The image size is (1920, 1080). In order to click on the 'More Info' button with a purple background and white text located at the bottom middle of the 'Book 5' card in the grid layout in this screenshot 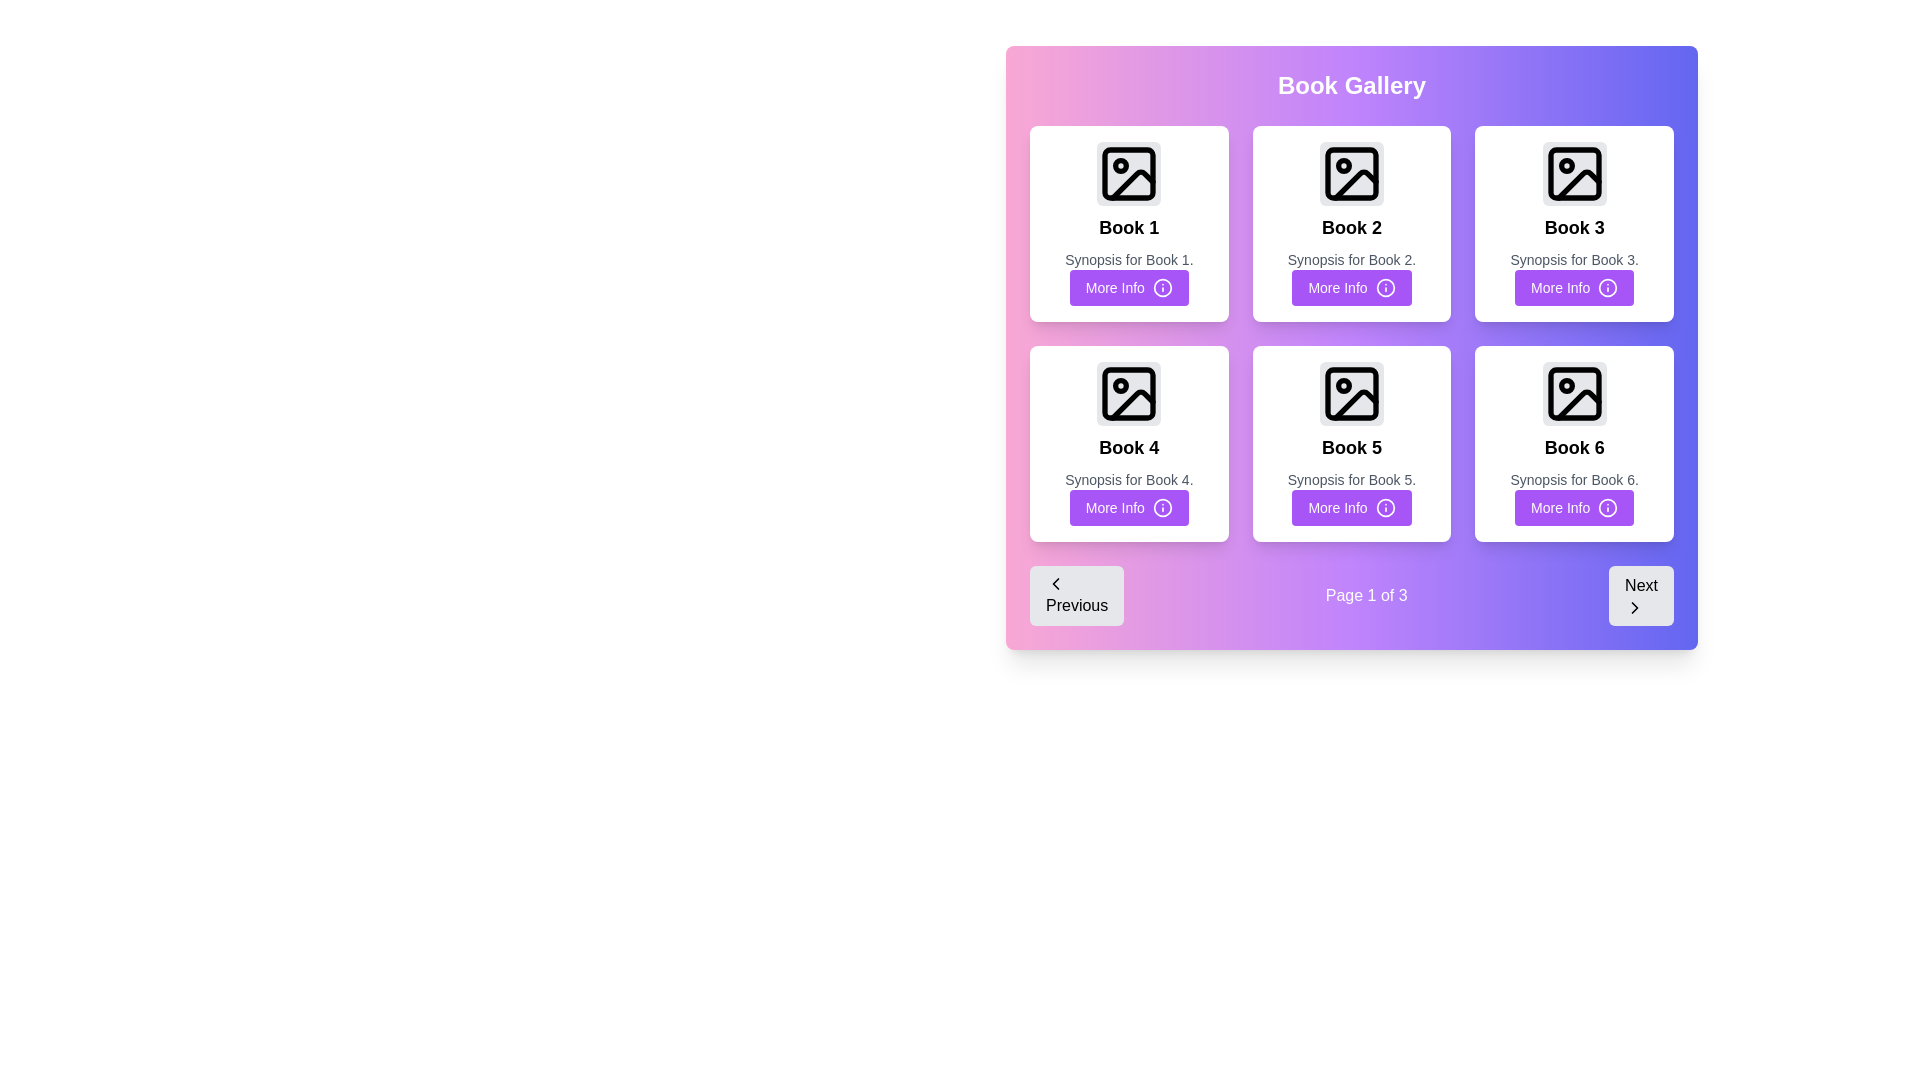, I will do `click(1352, 507)`.